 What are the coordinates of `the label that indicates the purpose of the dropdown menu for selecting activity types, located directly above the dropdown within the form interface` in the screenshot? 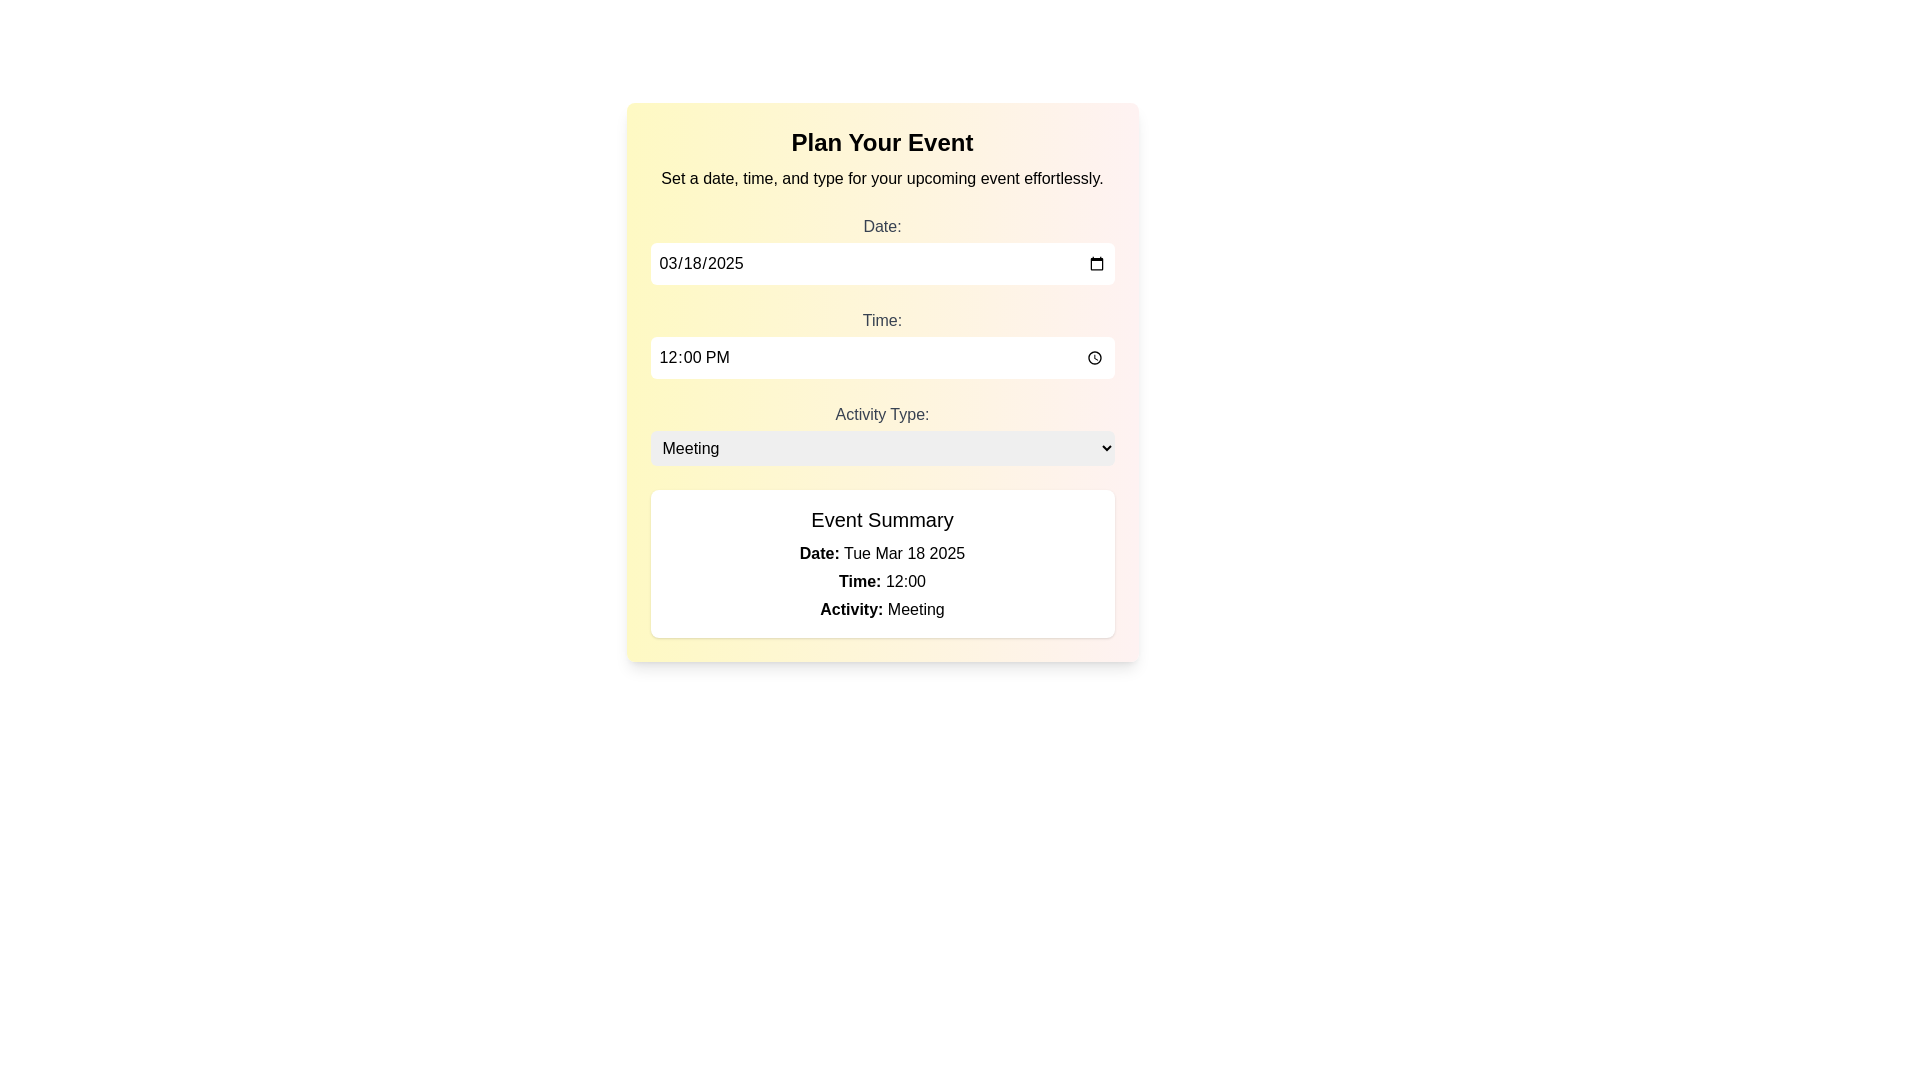 It's located at (881, 413).